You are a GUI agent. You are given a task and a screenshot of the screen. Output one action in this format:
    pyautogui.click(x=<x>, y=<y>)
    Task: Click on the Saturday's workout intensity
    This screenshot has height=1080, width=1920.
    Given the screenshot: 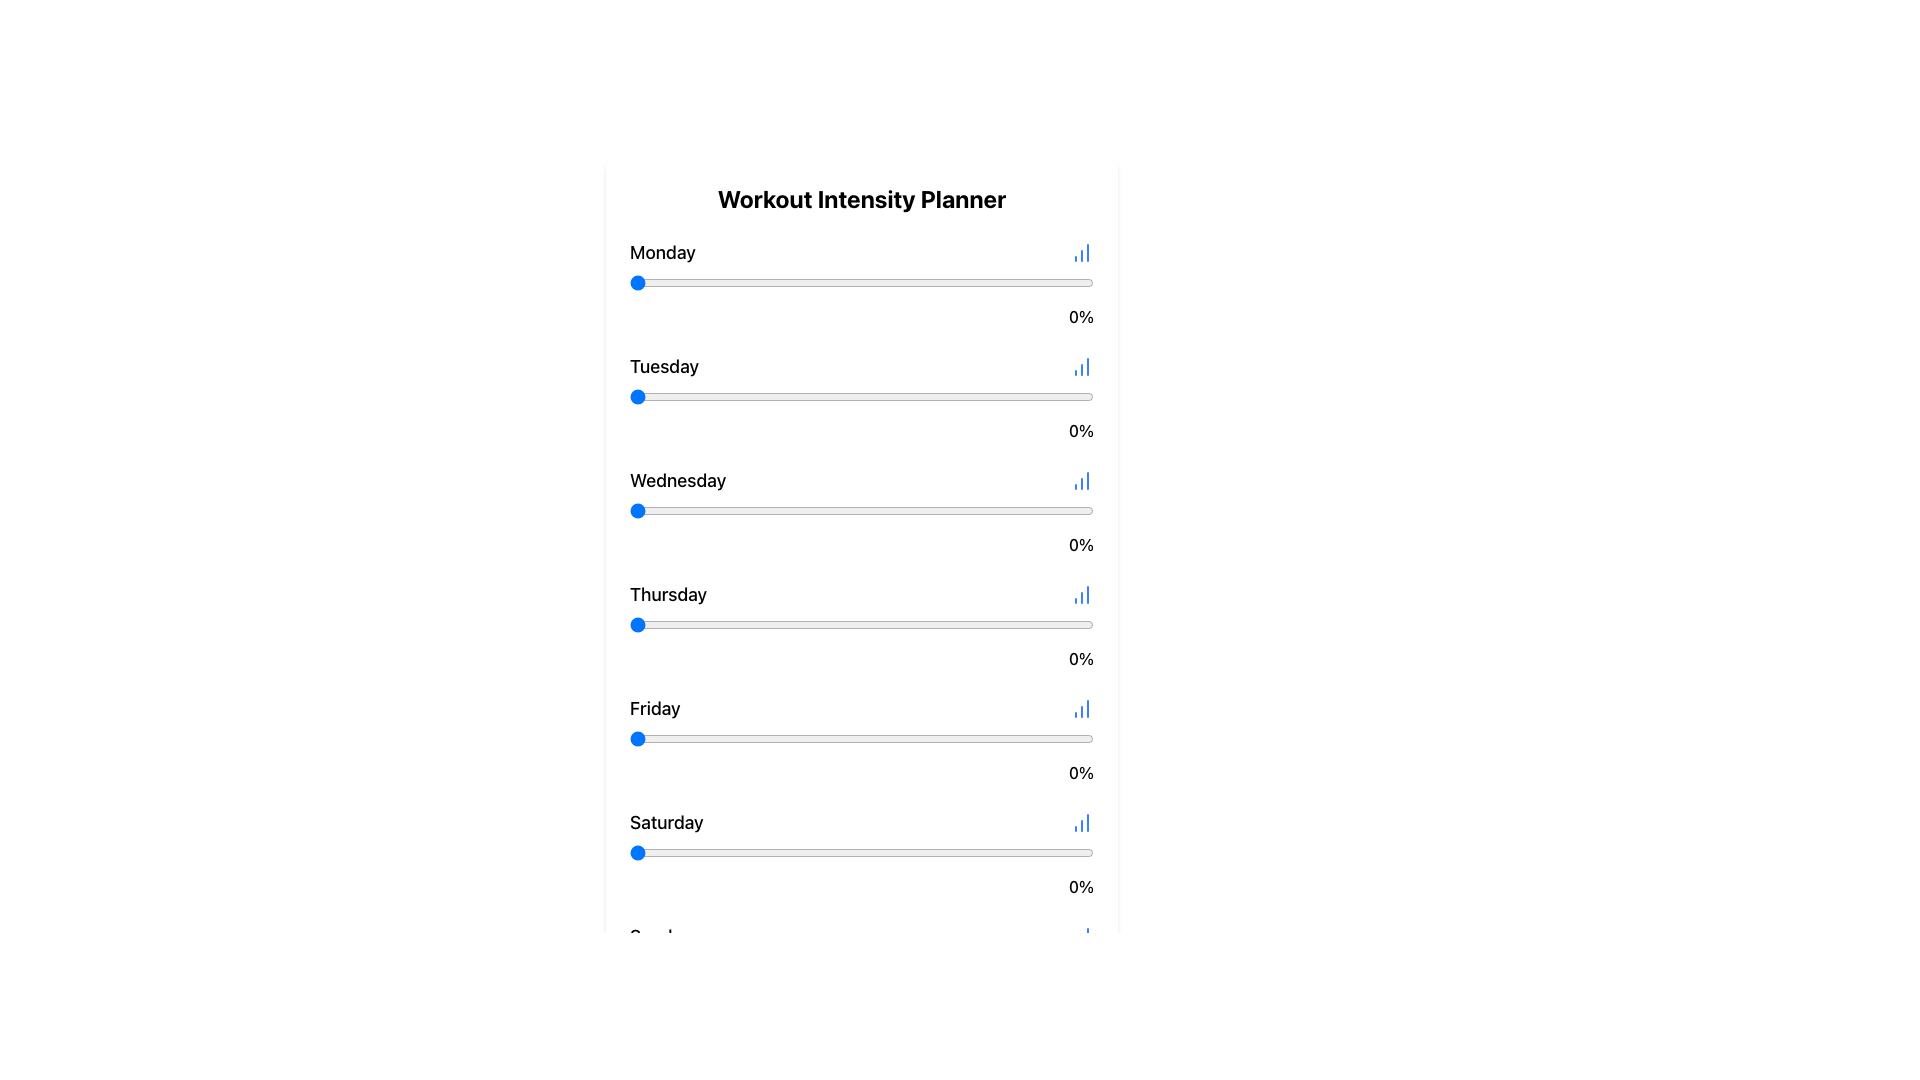 What is the action you would take?
    pyautogui.click(x=721, y=852)
    